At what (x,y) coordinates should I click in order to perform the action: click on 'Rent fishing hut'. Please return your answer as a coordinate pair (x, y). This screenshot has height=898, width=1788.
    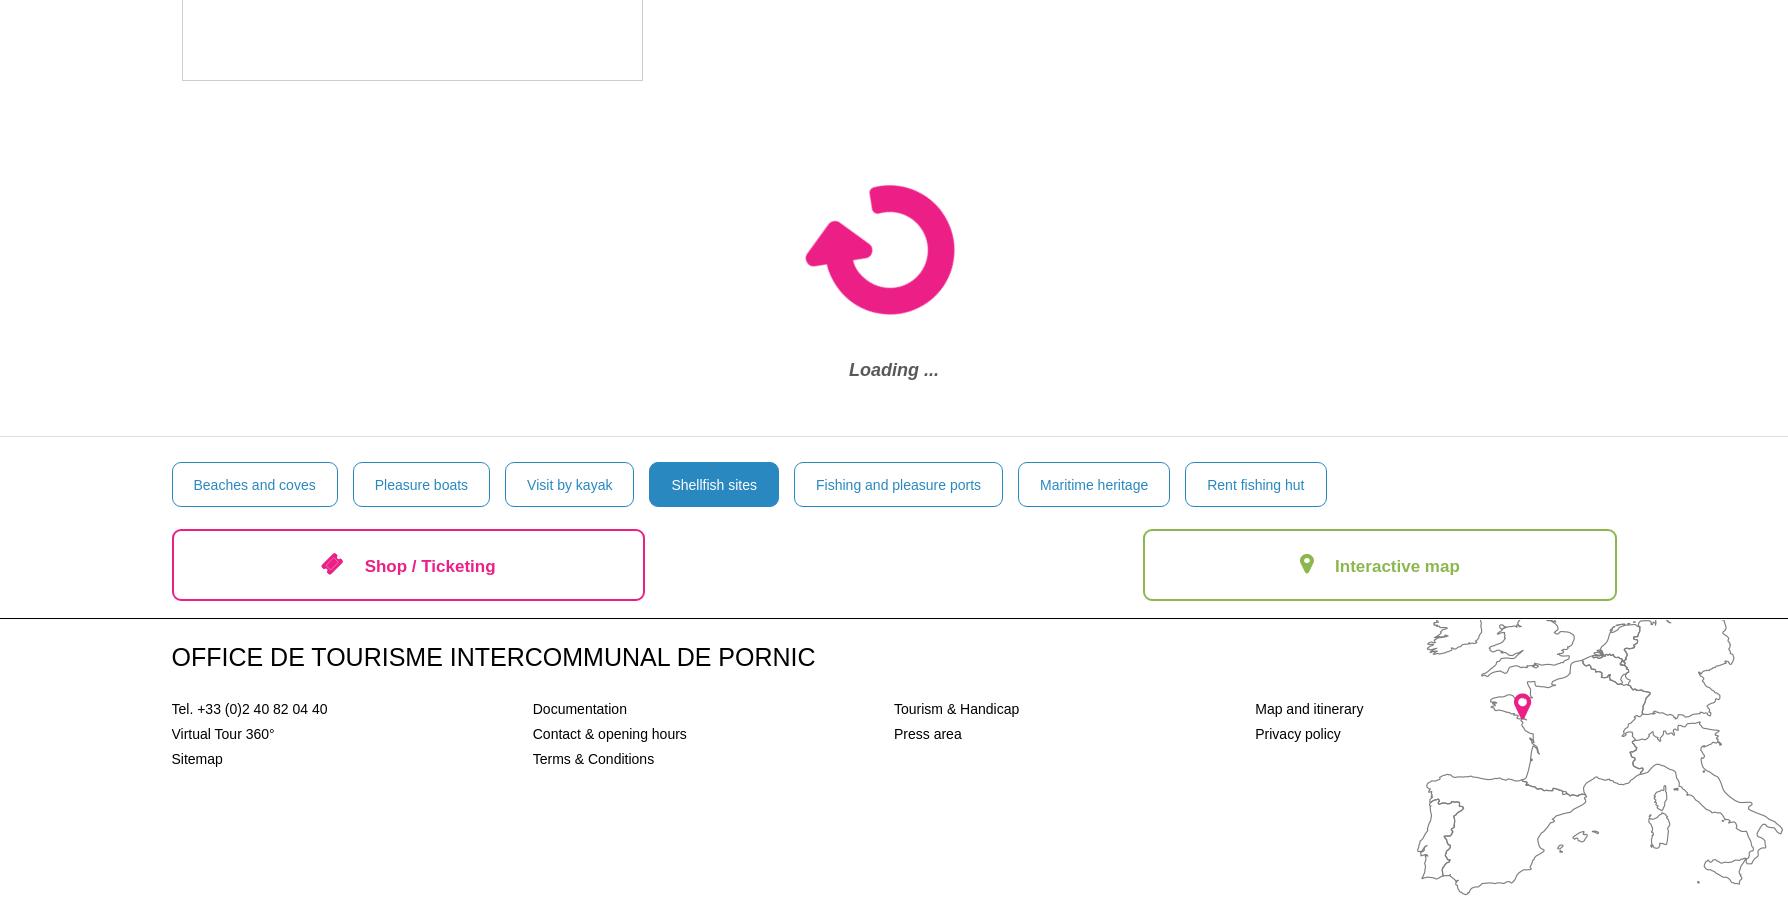
    Looking at the image, I should click on (1254, 483).